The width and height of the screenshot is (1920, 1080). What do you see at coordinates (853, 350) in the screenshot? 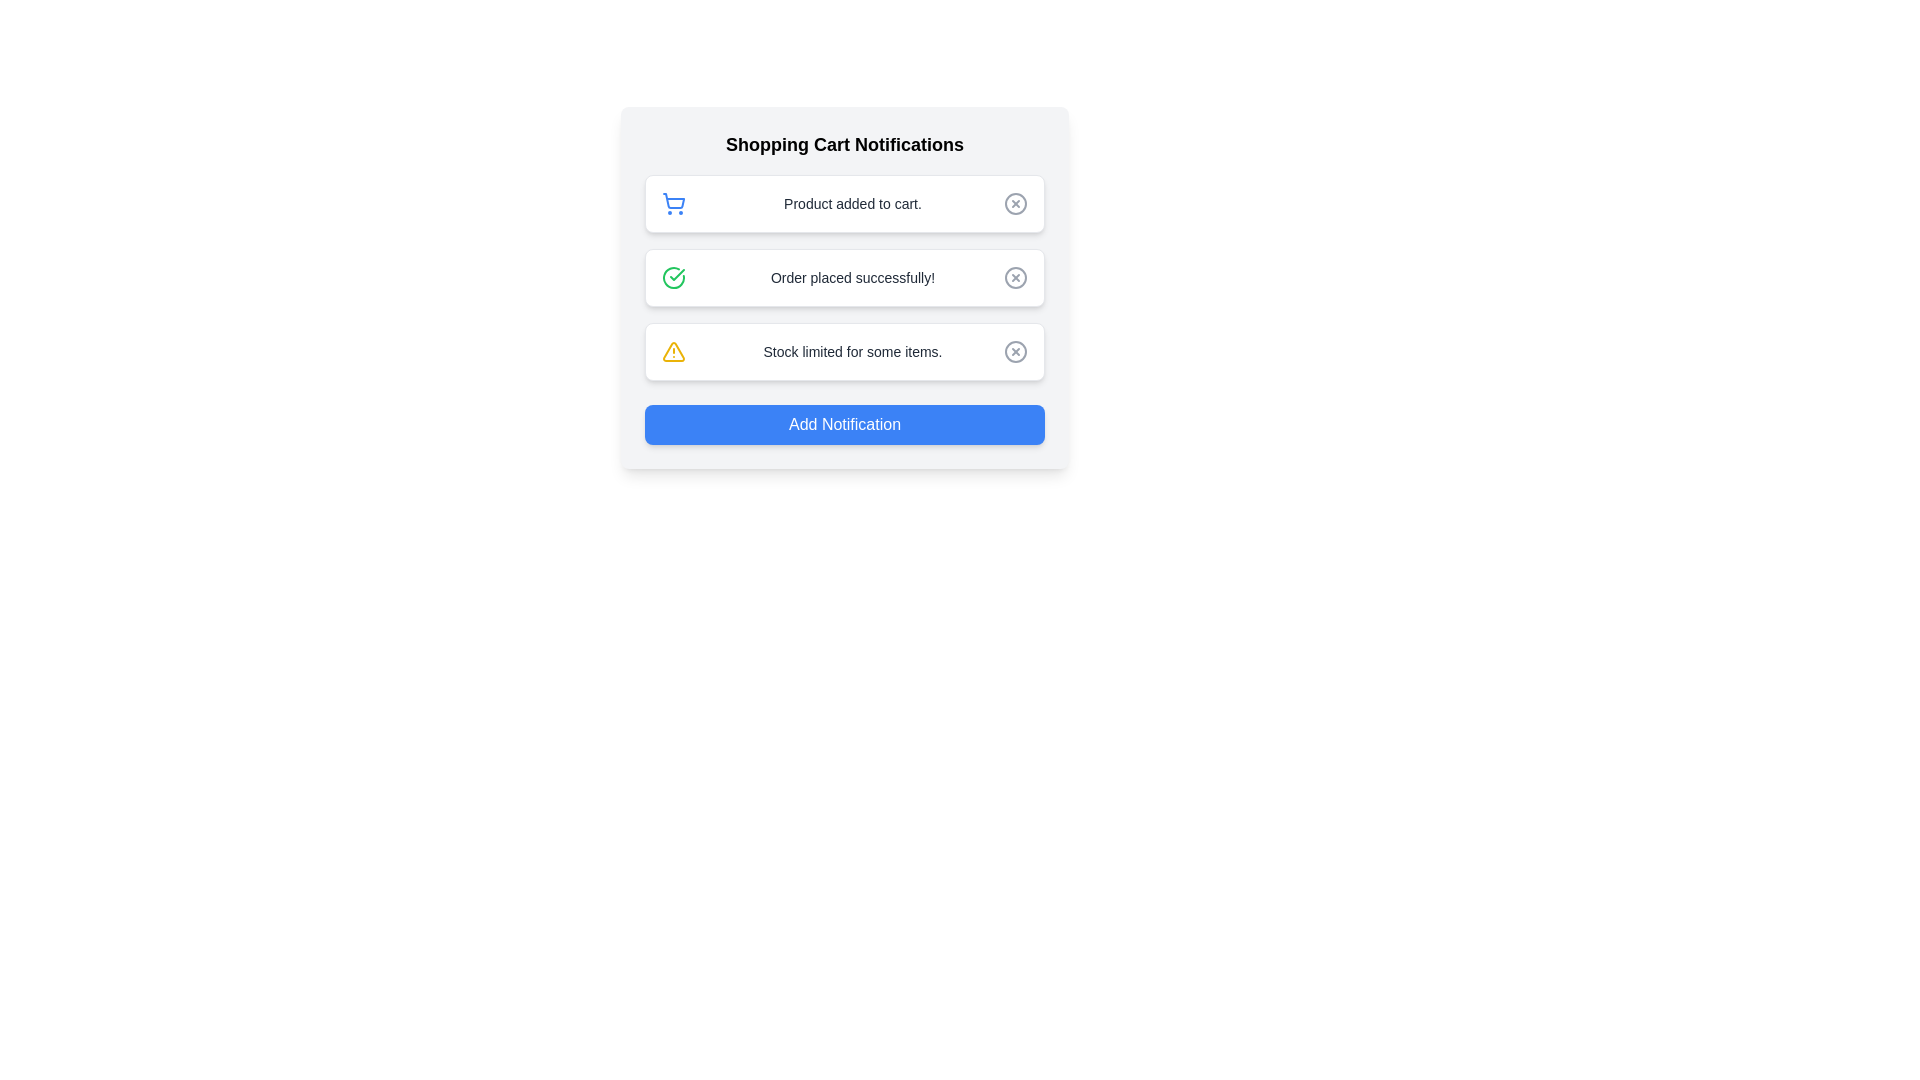
I see `text label that reads 'Stock limited for some items.' which is styled in a smaller gray font and is located centrally within the third notification card` at bounding box center [853, 350].